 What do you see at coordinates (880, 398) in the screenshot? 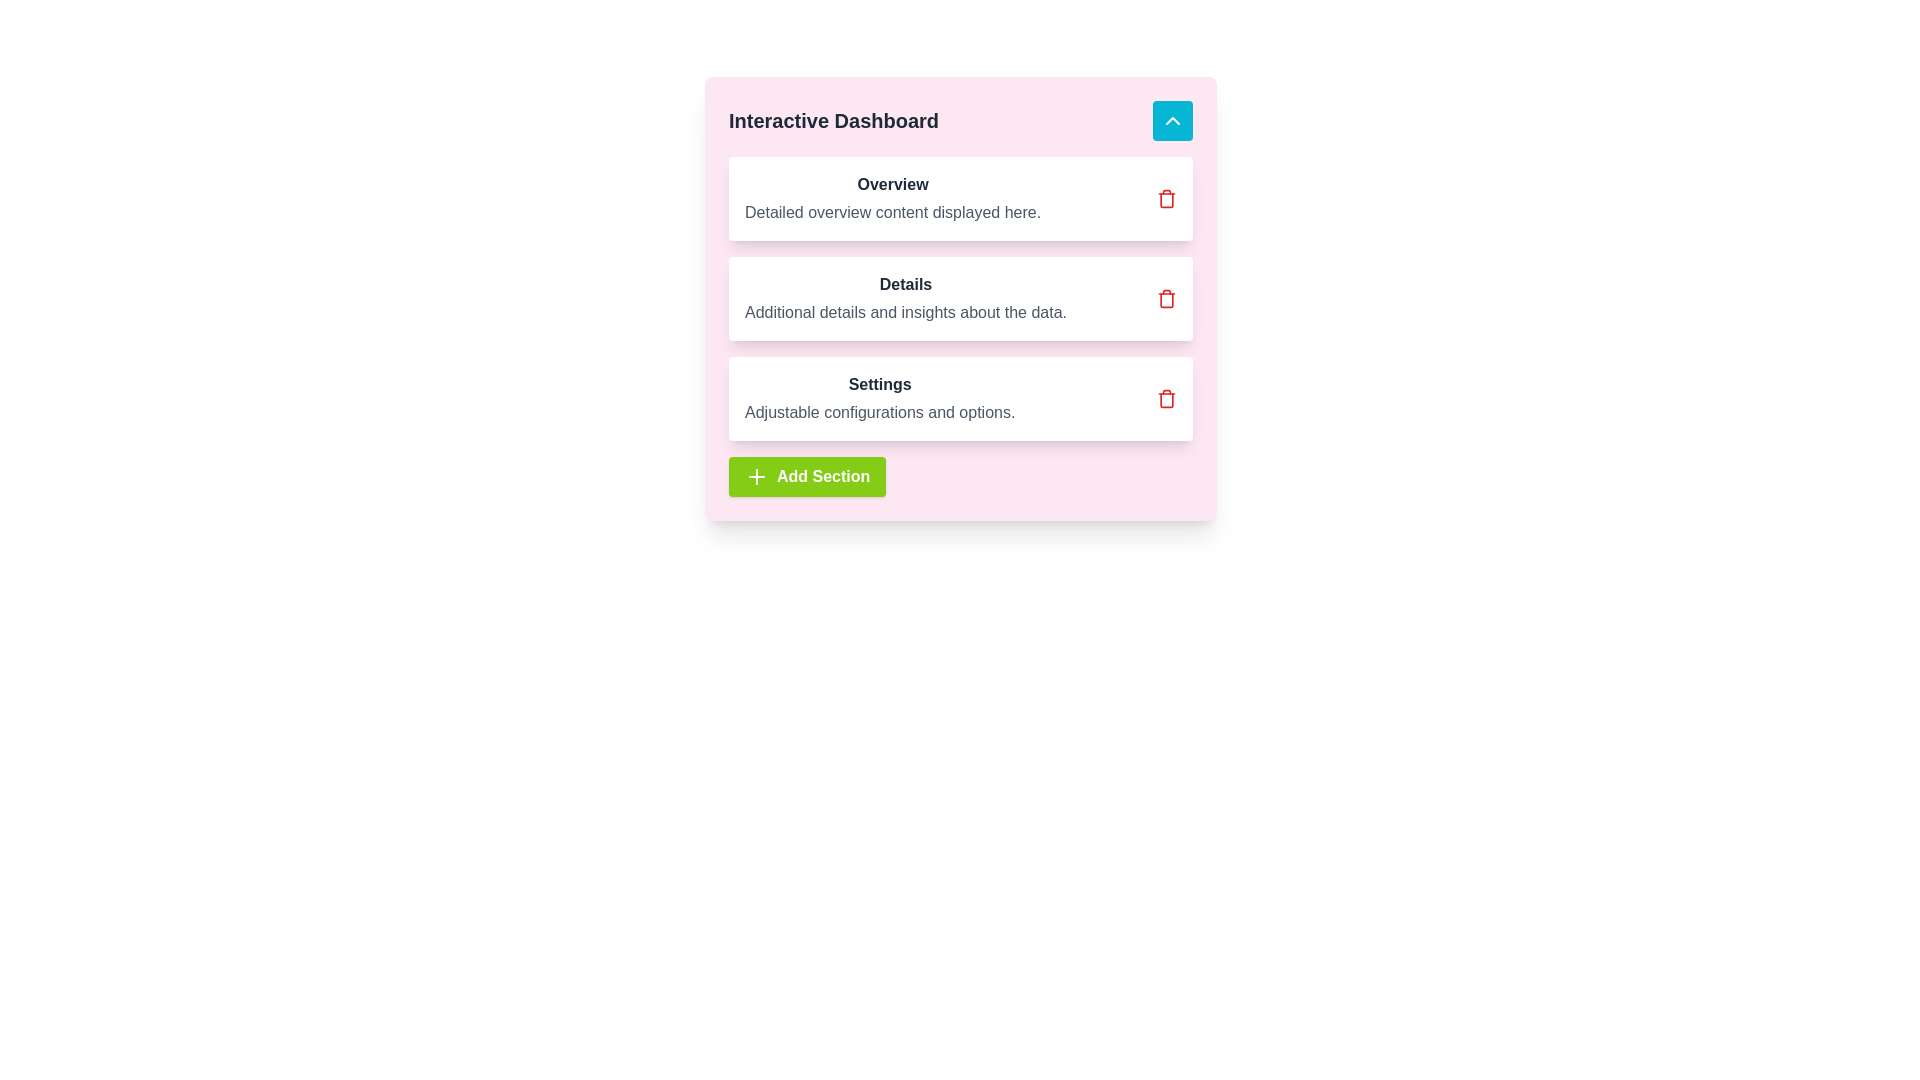
I see `the heading 'Settings' of the Text block that contains a description about adjustable configurations and options, which is the third item in the stacked card layout under 'Interactive Dashboard'` at bounding box center [880, 398].